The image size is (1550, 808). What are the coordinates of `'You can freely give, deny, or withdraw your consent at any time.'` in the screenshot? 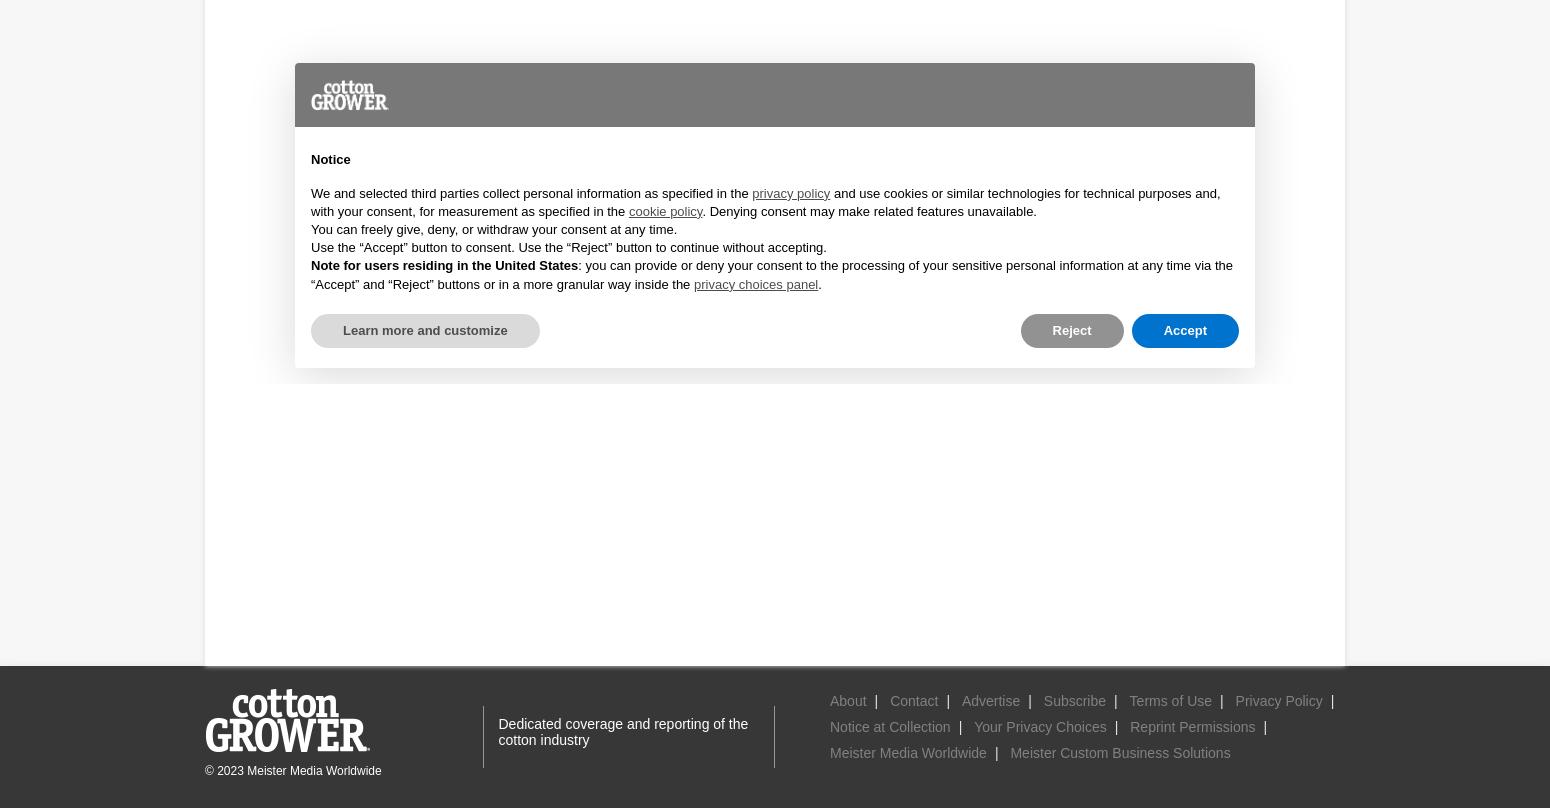 It's located at (492, 229).